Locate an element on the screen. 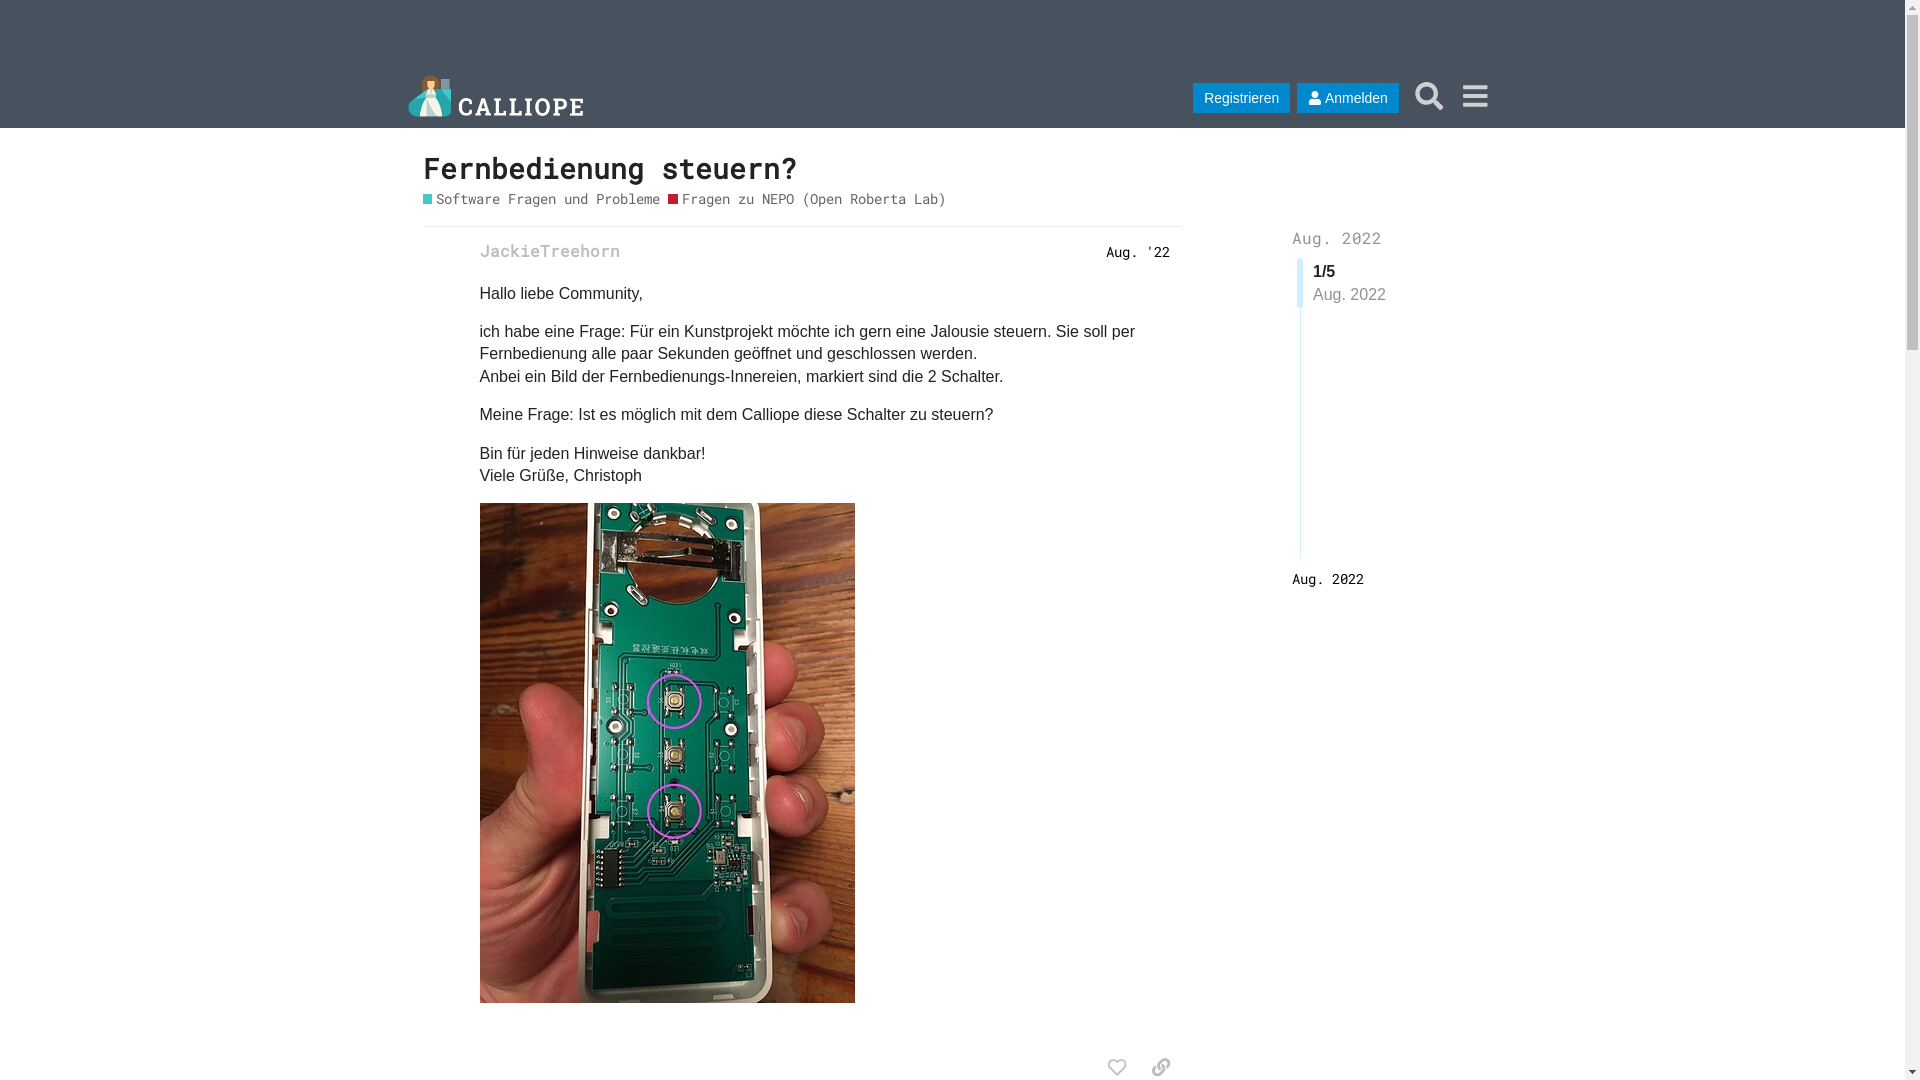  'Registrieren' is located at coordinates (1240, 97).